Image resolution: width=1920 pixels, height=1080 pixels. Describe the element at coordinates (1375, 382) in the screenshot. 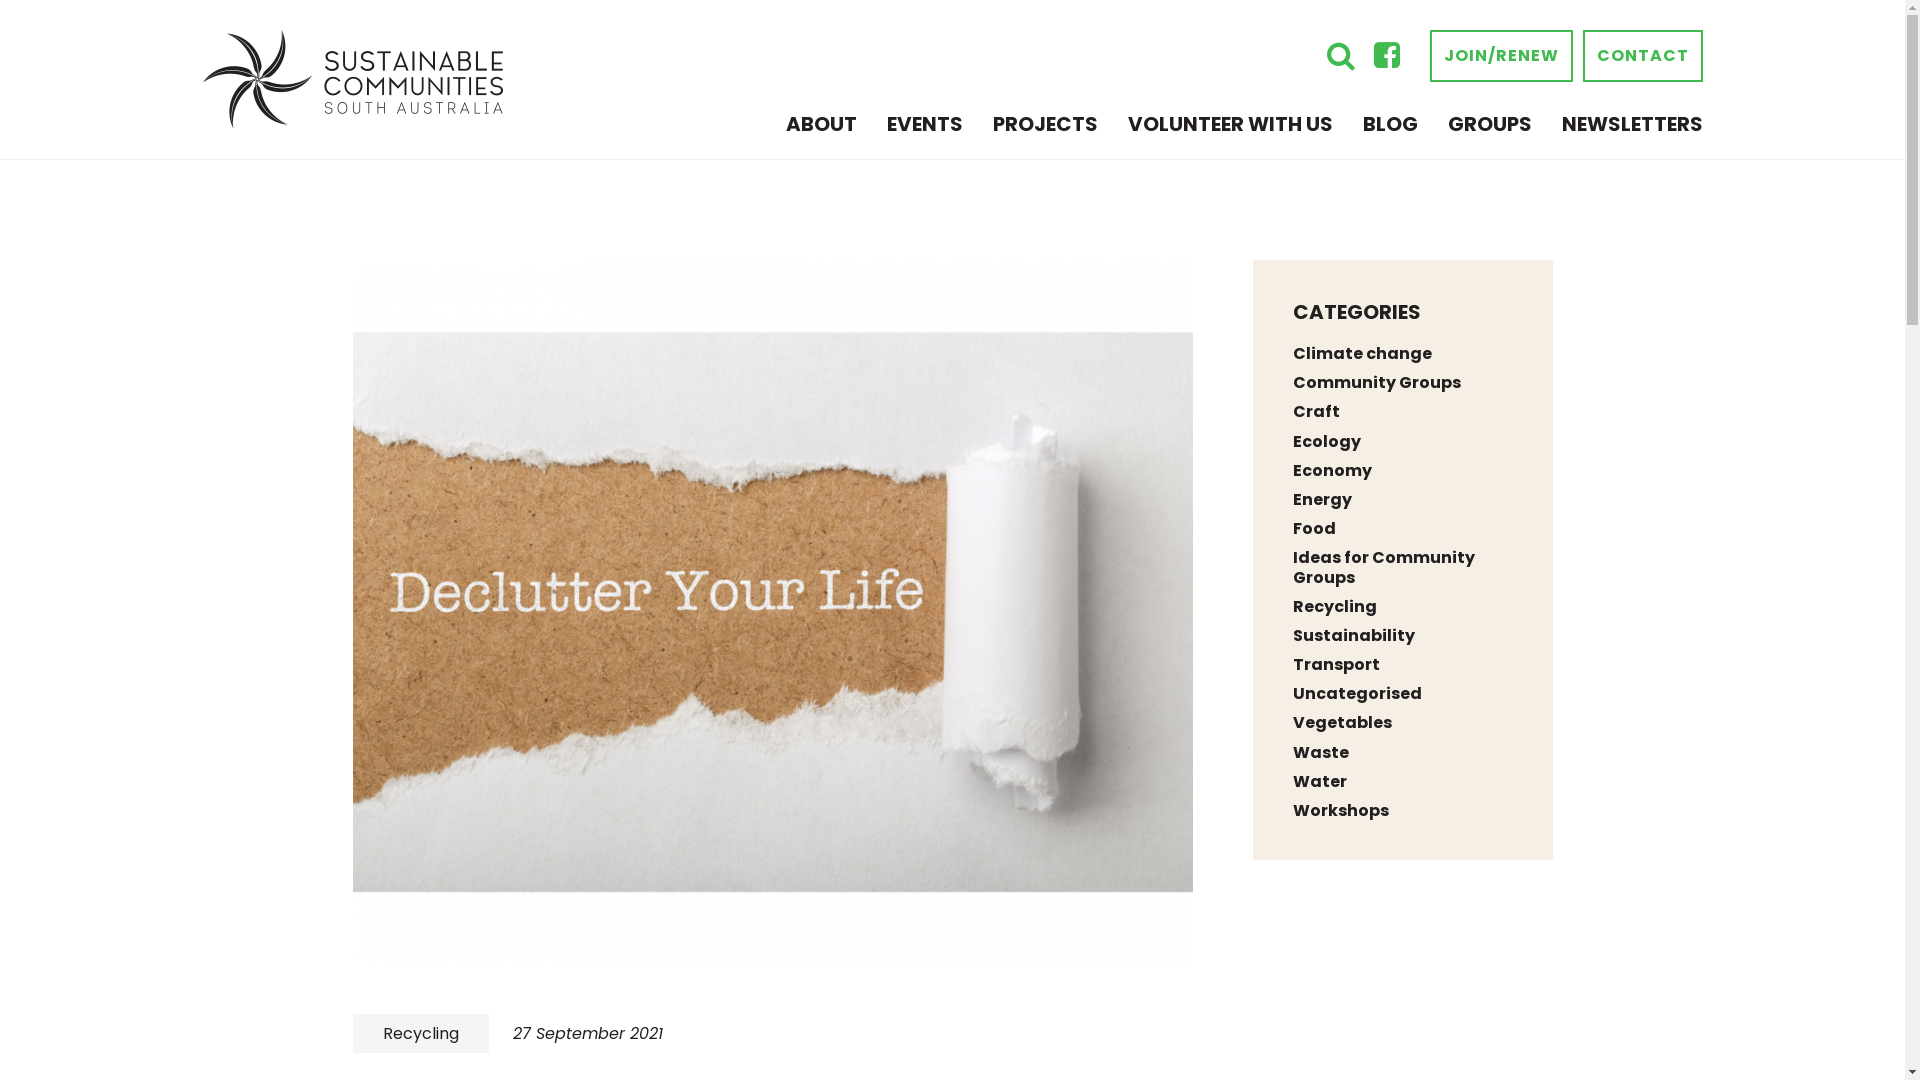

I see `'Community Groups'` at that location.